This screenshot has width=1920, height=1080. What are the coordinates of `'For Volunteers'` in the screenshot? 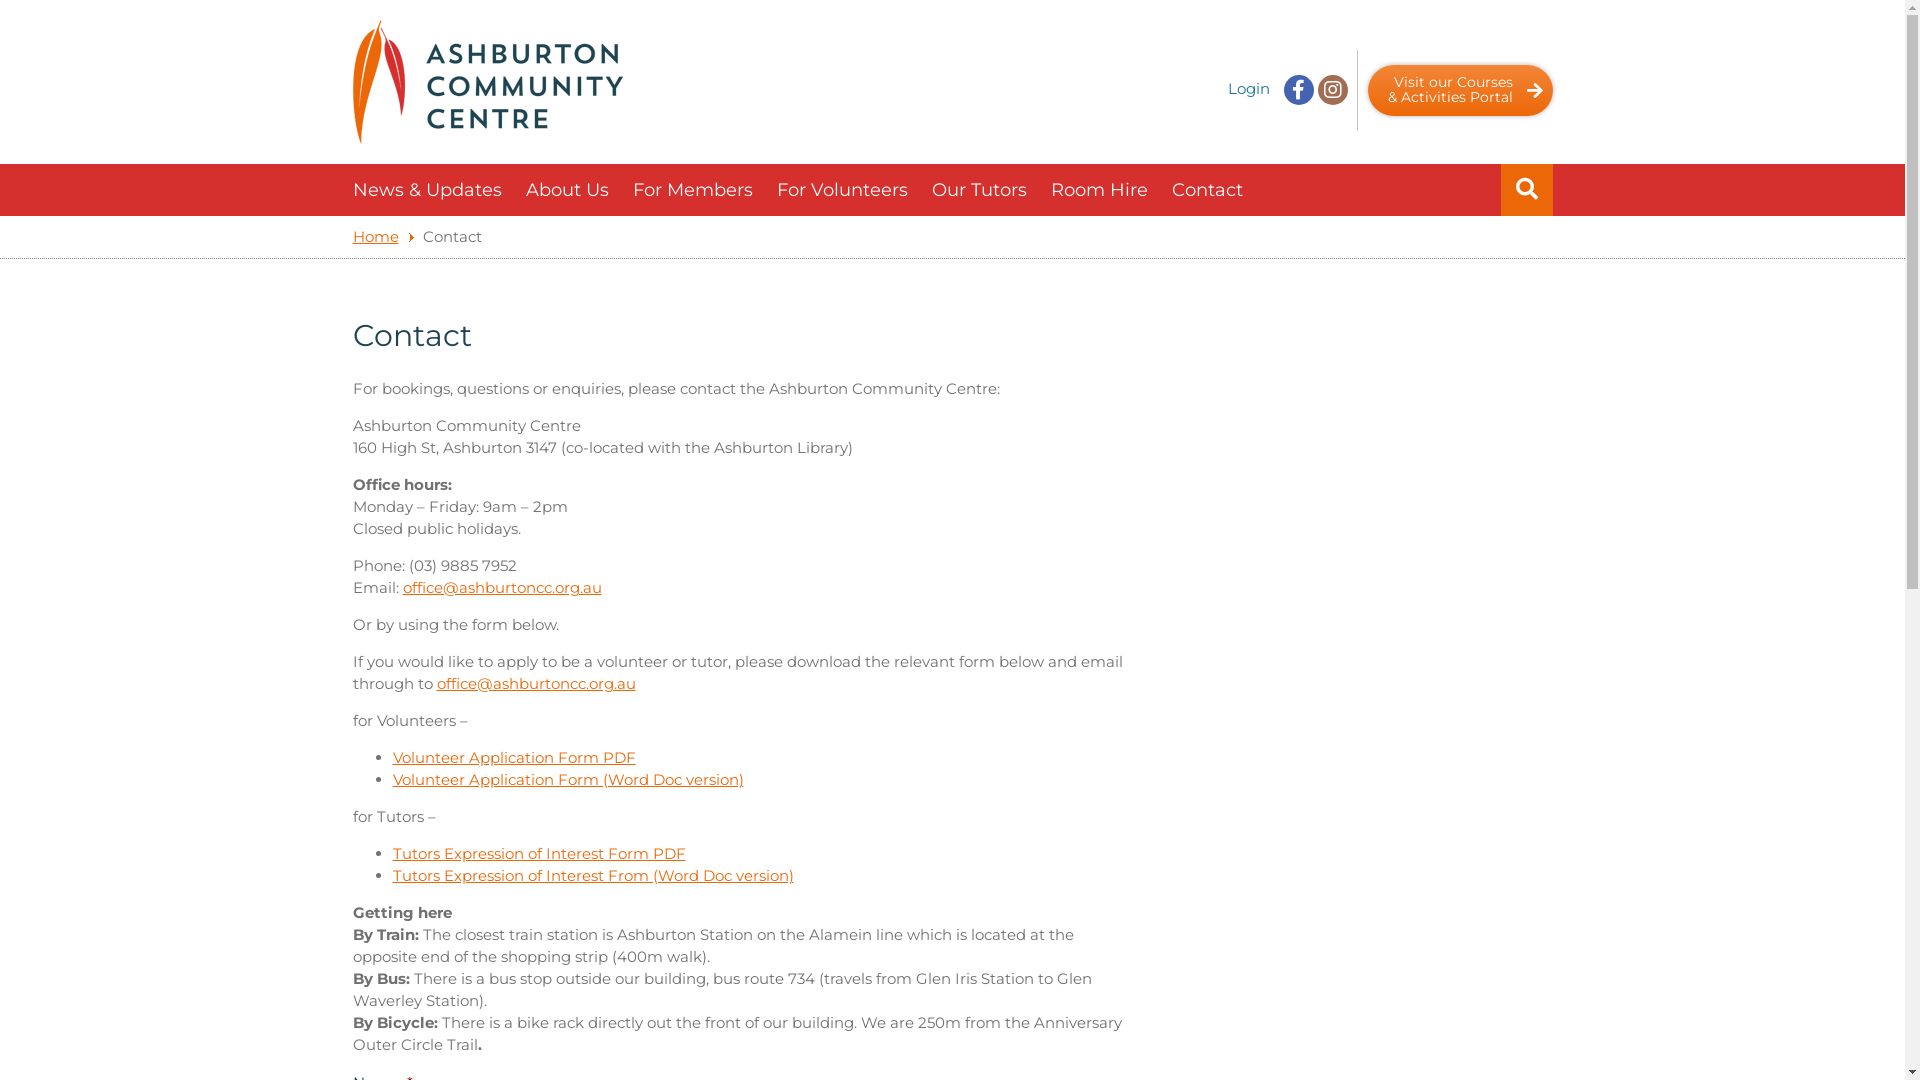 It's located at (841, 189).